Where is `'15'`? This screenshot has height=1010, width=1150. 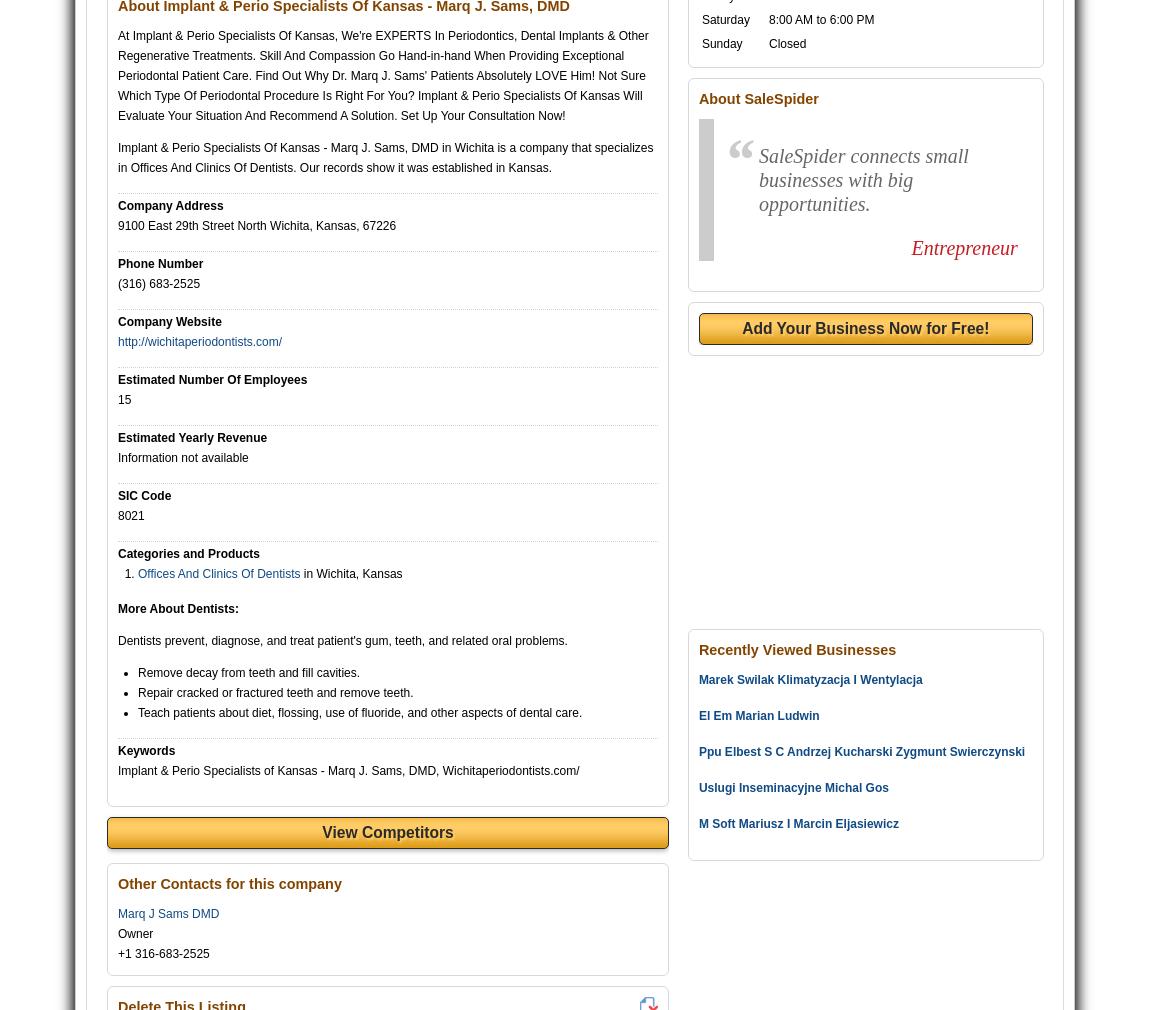 '15' is located at coordinates (123, 399).